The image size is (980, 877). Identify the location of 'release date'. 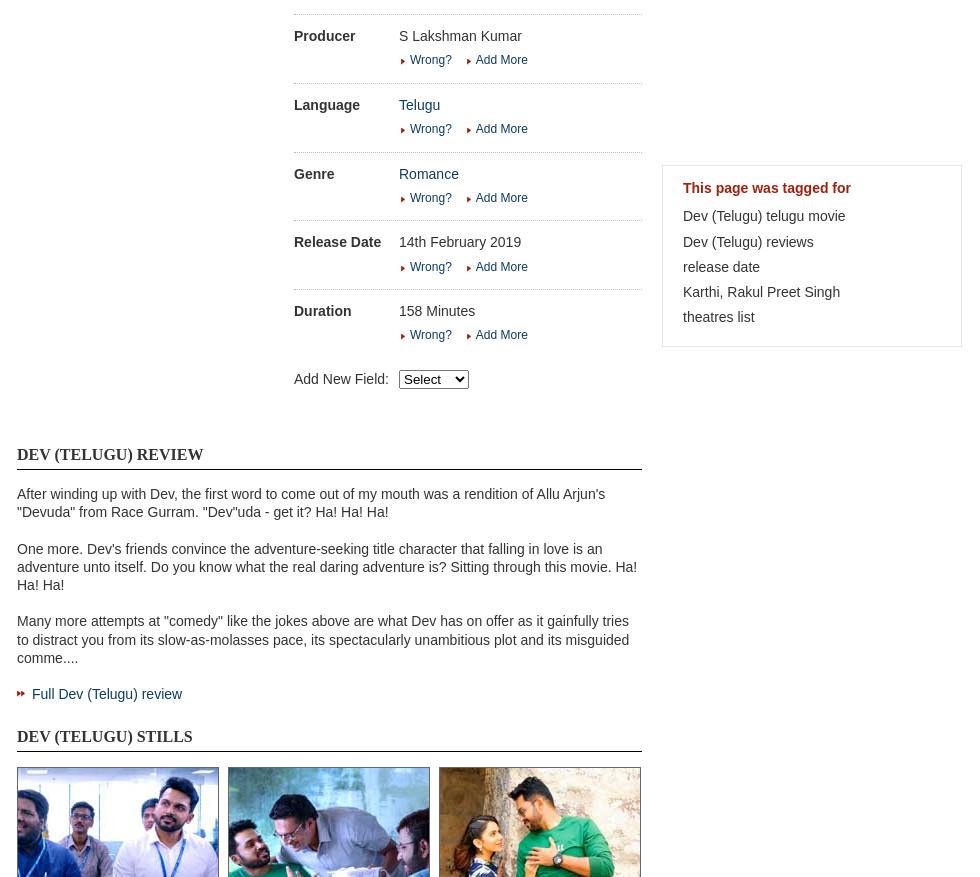
(682, 265).